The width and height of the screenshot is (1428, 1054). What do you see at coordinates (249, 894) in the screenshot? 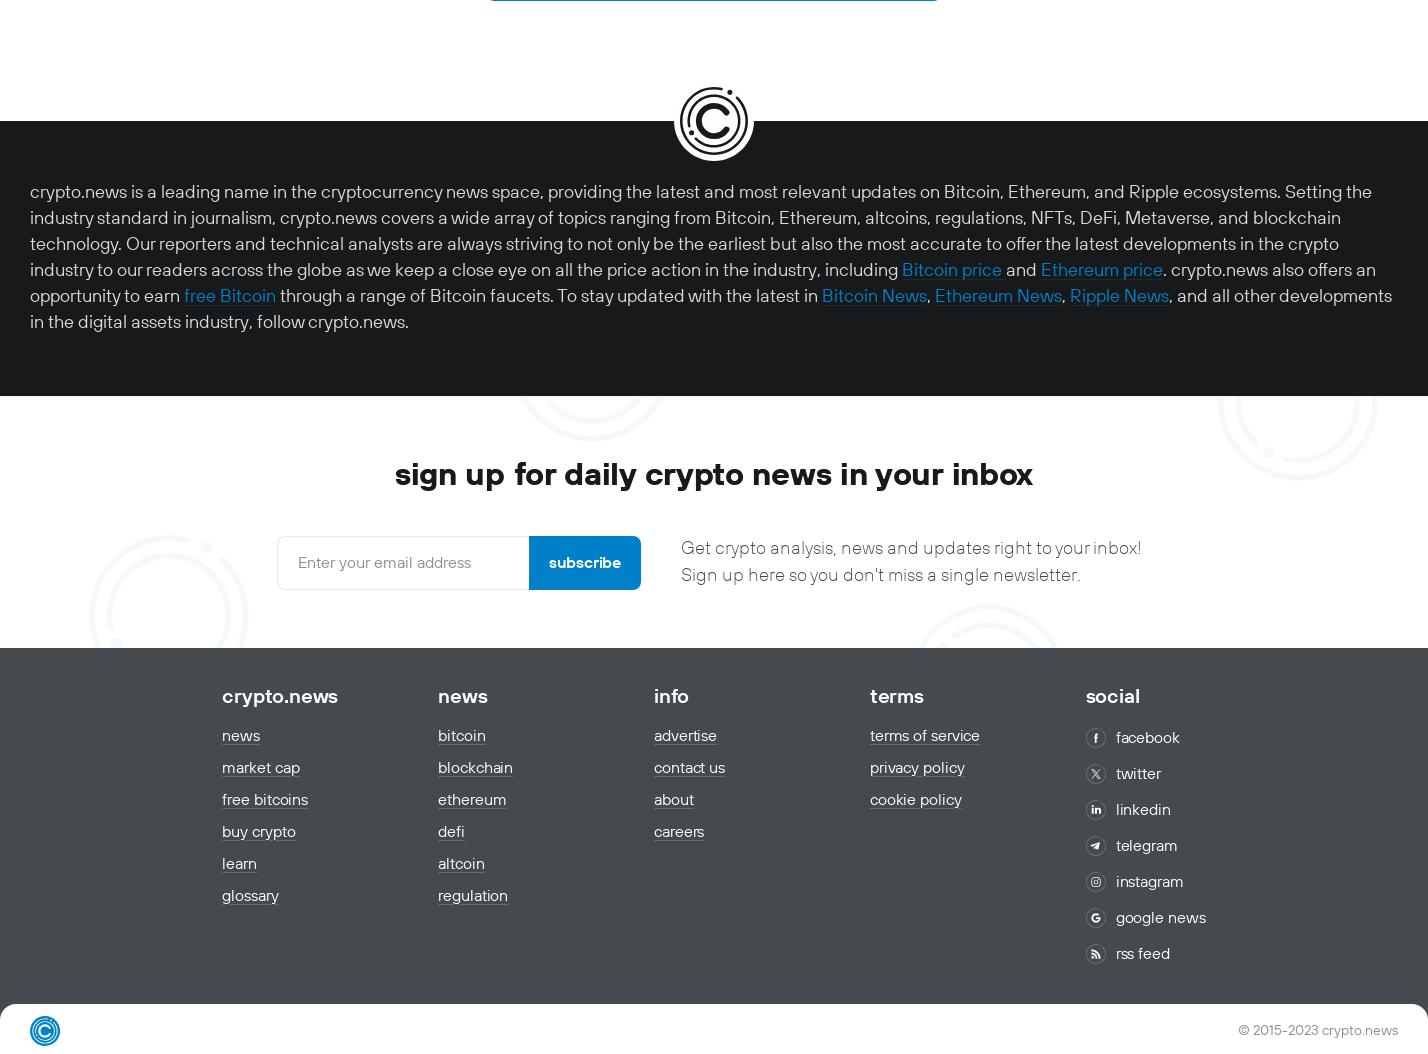
I see `'Glossary'` at bounding box center [249, 894].